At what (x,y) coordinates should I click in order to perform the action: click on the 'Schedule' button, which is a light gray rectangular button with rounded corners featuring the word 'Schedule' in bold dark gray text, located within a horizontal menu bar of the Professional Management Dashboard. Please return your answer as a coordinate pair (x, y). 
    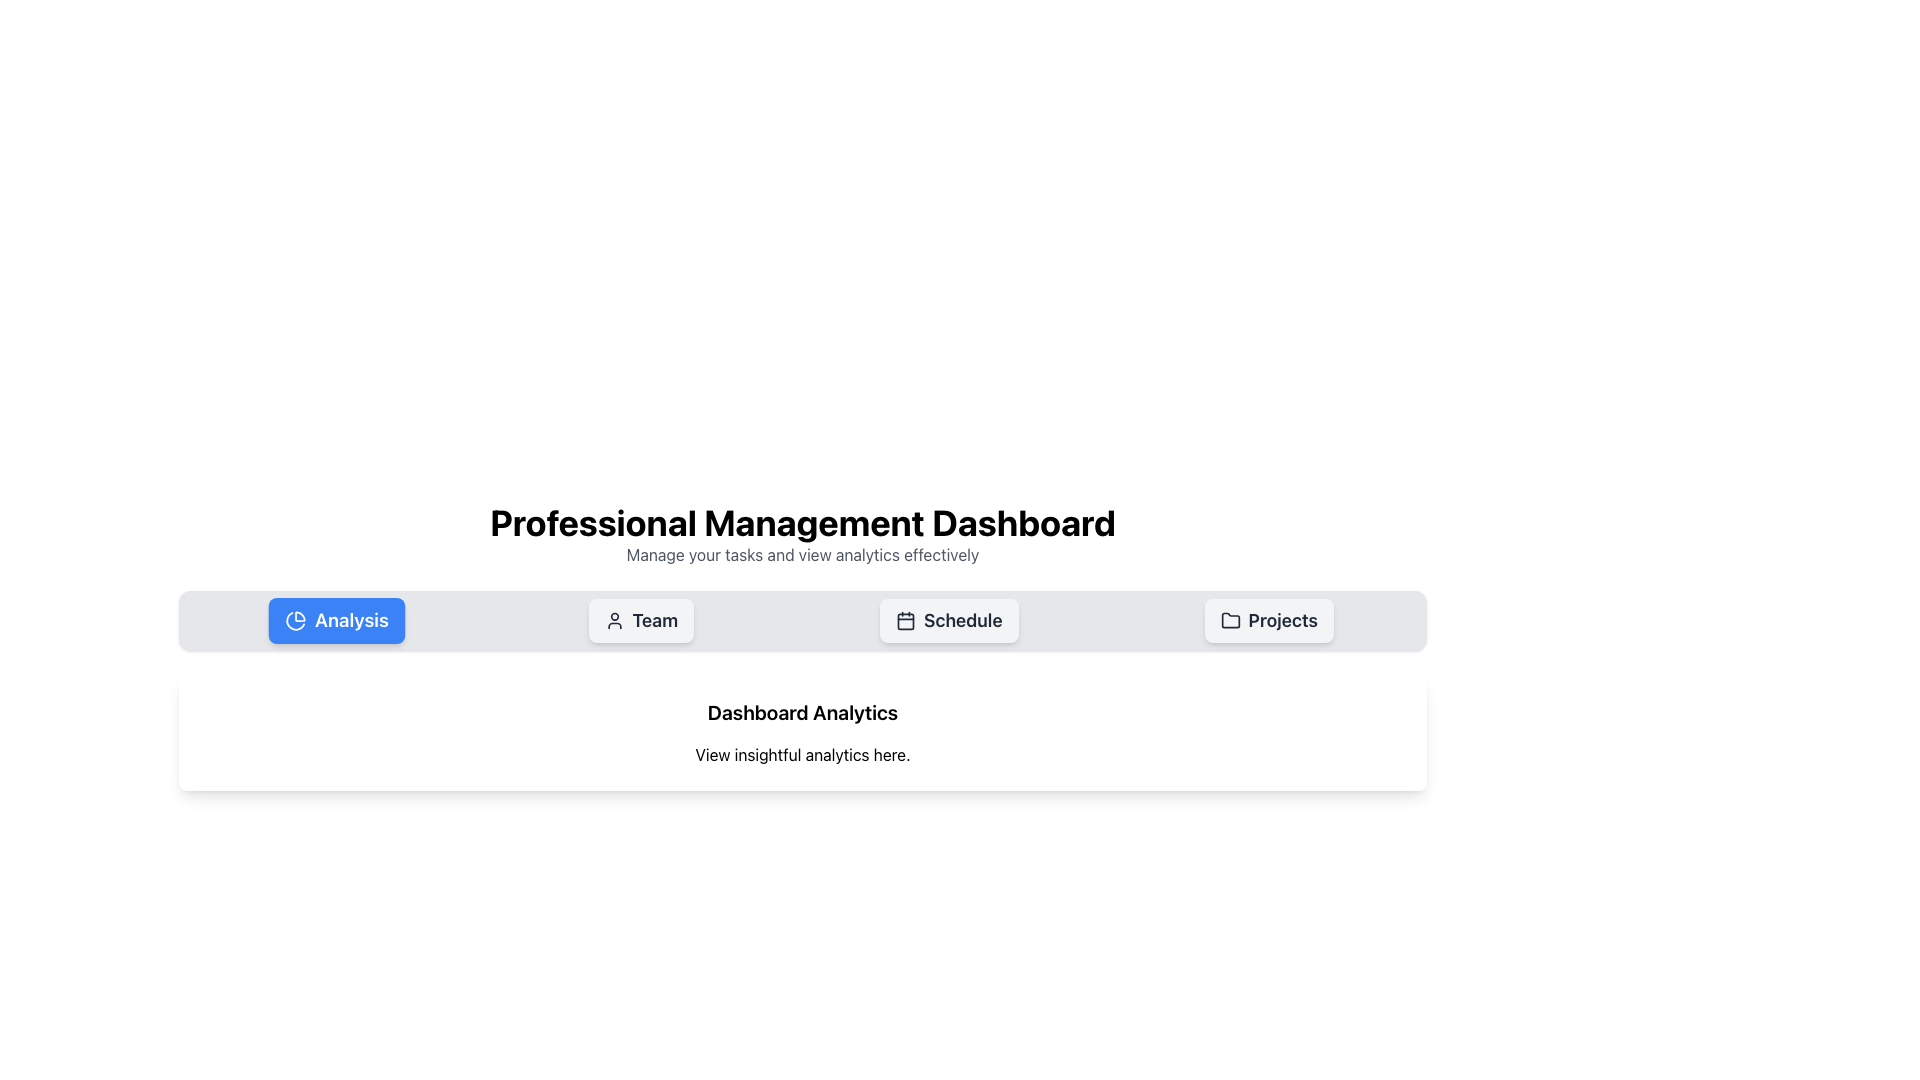
    Looking at the image, I should click on (963, 620).